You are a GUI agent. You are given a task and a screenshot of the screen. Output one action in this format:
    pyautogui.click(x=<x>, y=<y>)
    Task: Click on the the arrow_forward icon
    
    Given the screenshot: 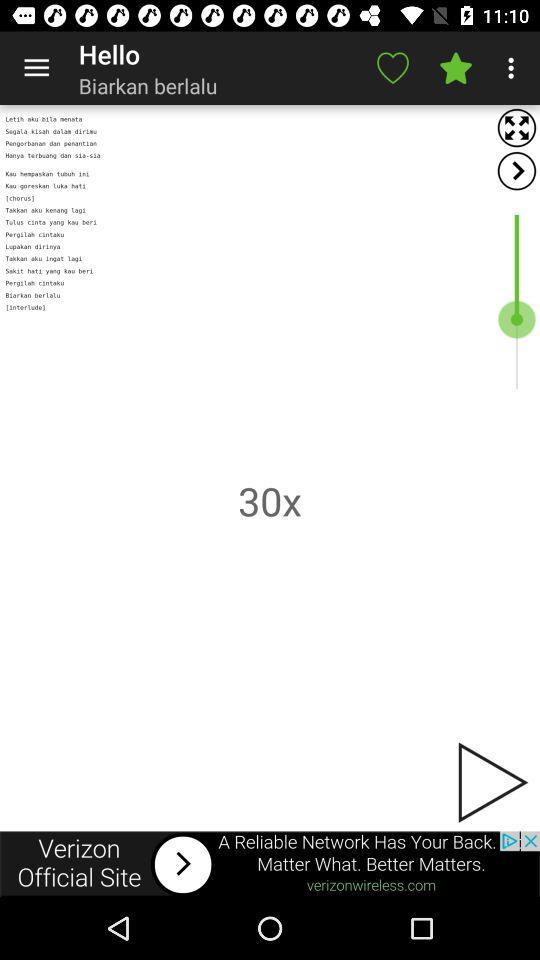 What is the action you would take?
    pyautogui.click(x=516, y=170)
    